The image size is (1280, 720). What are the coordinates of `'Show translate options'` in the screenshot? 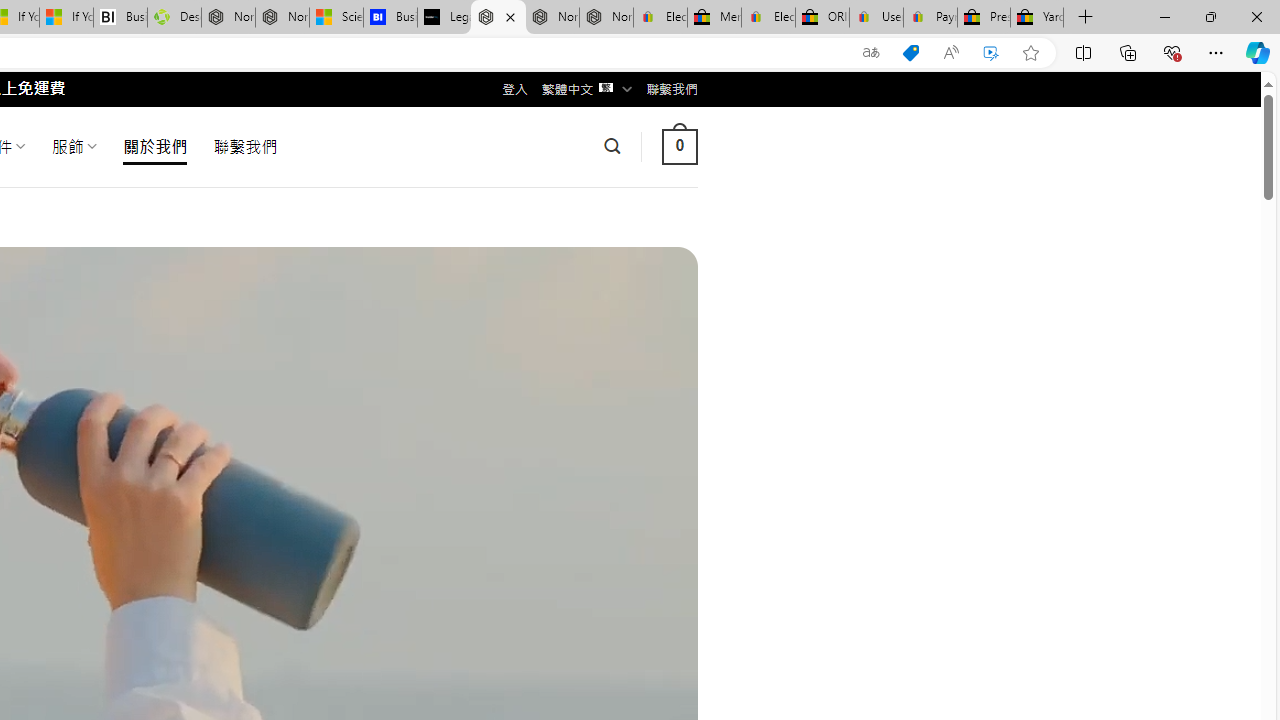 It's located at (871, 52).